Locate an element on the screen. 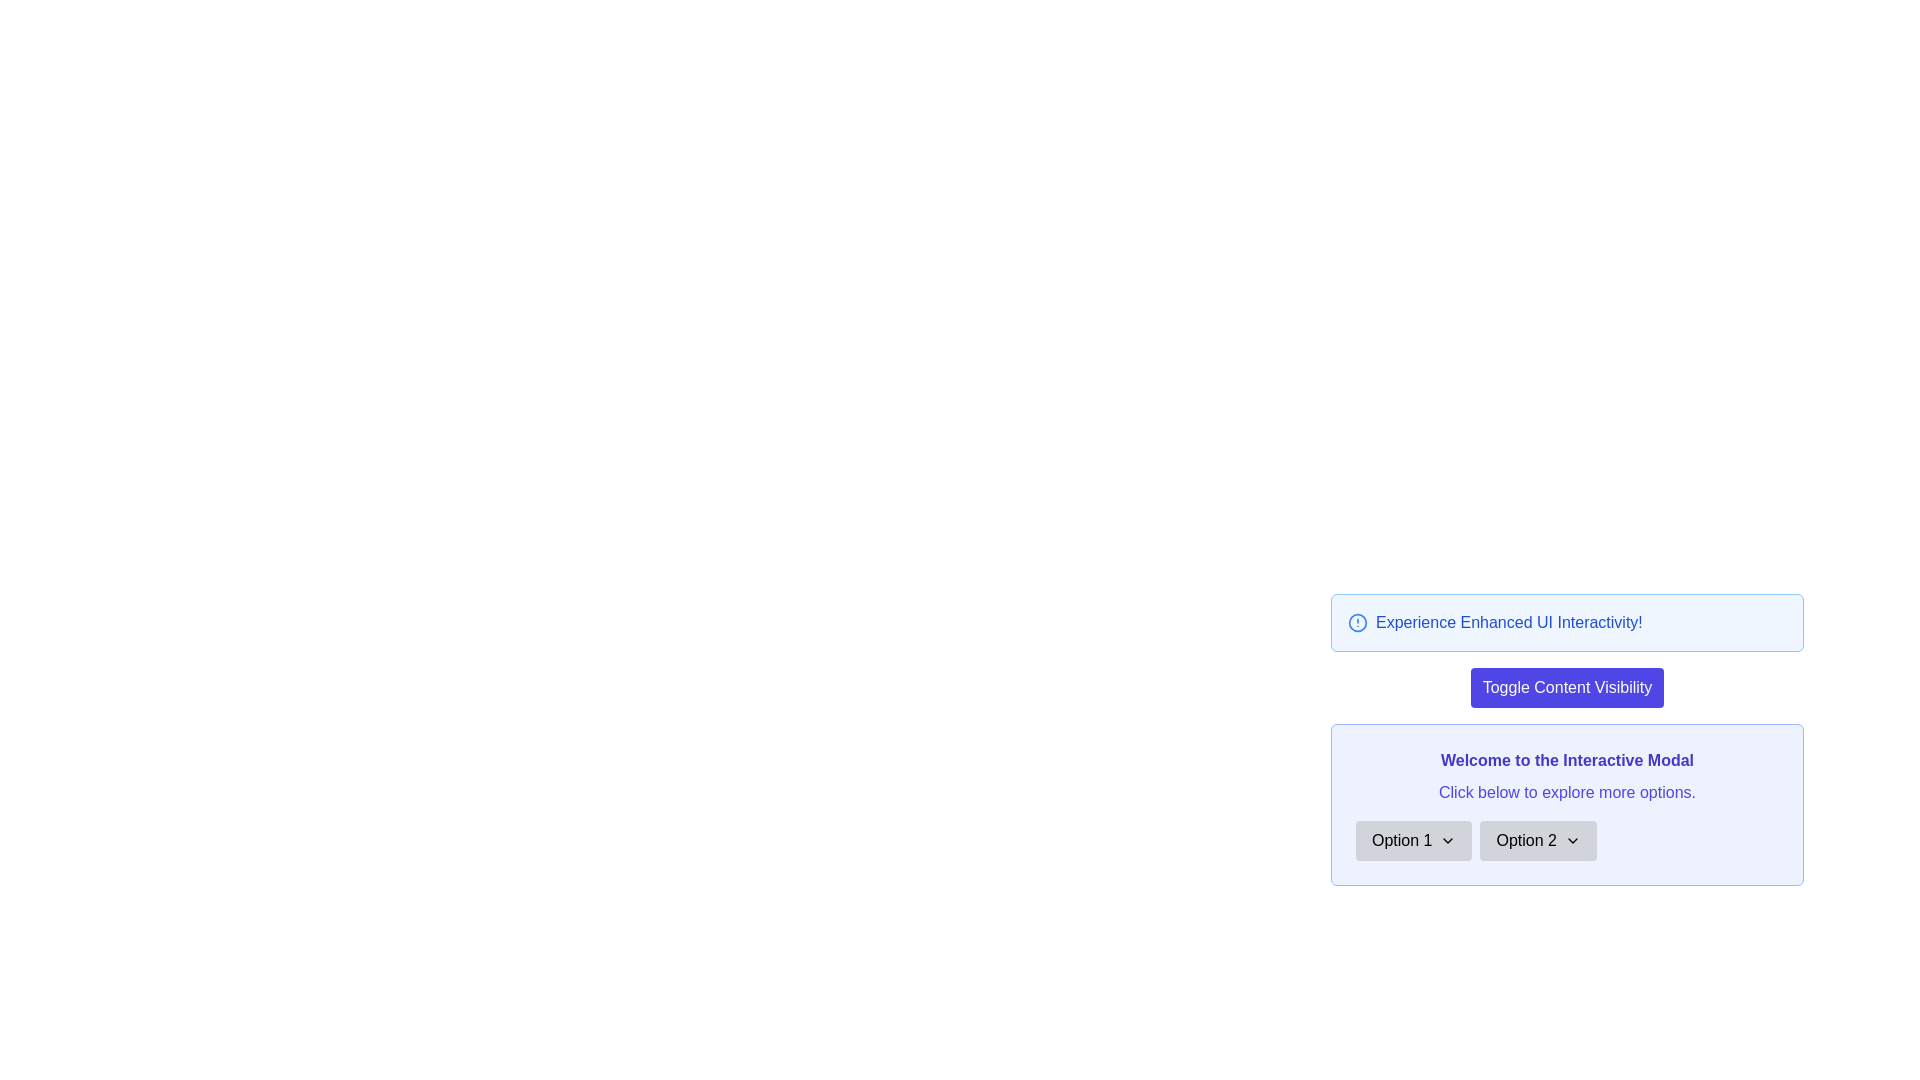 The height and width of the screenshot is (1080, 1920). the toggle button located below the blue alert message with the text 'Experience Enhanced UI Interactivity!' is located at coordinates (1566, 686).